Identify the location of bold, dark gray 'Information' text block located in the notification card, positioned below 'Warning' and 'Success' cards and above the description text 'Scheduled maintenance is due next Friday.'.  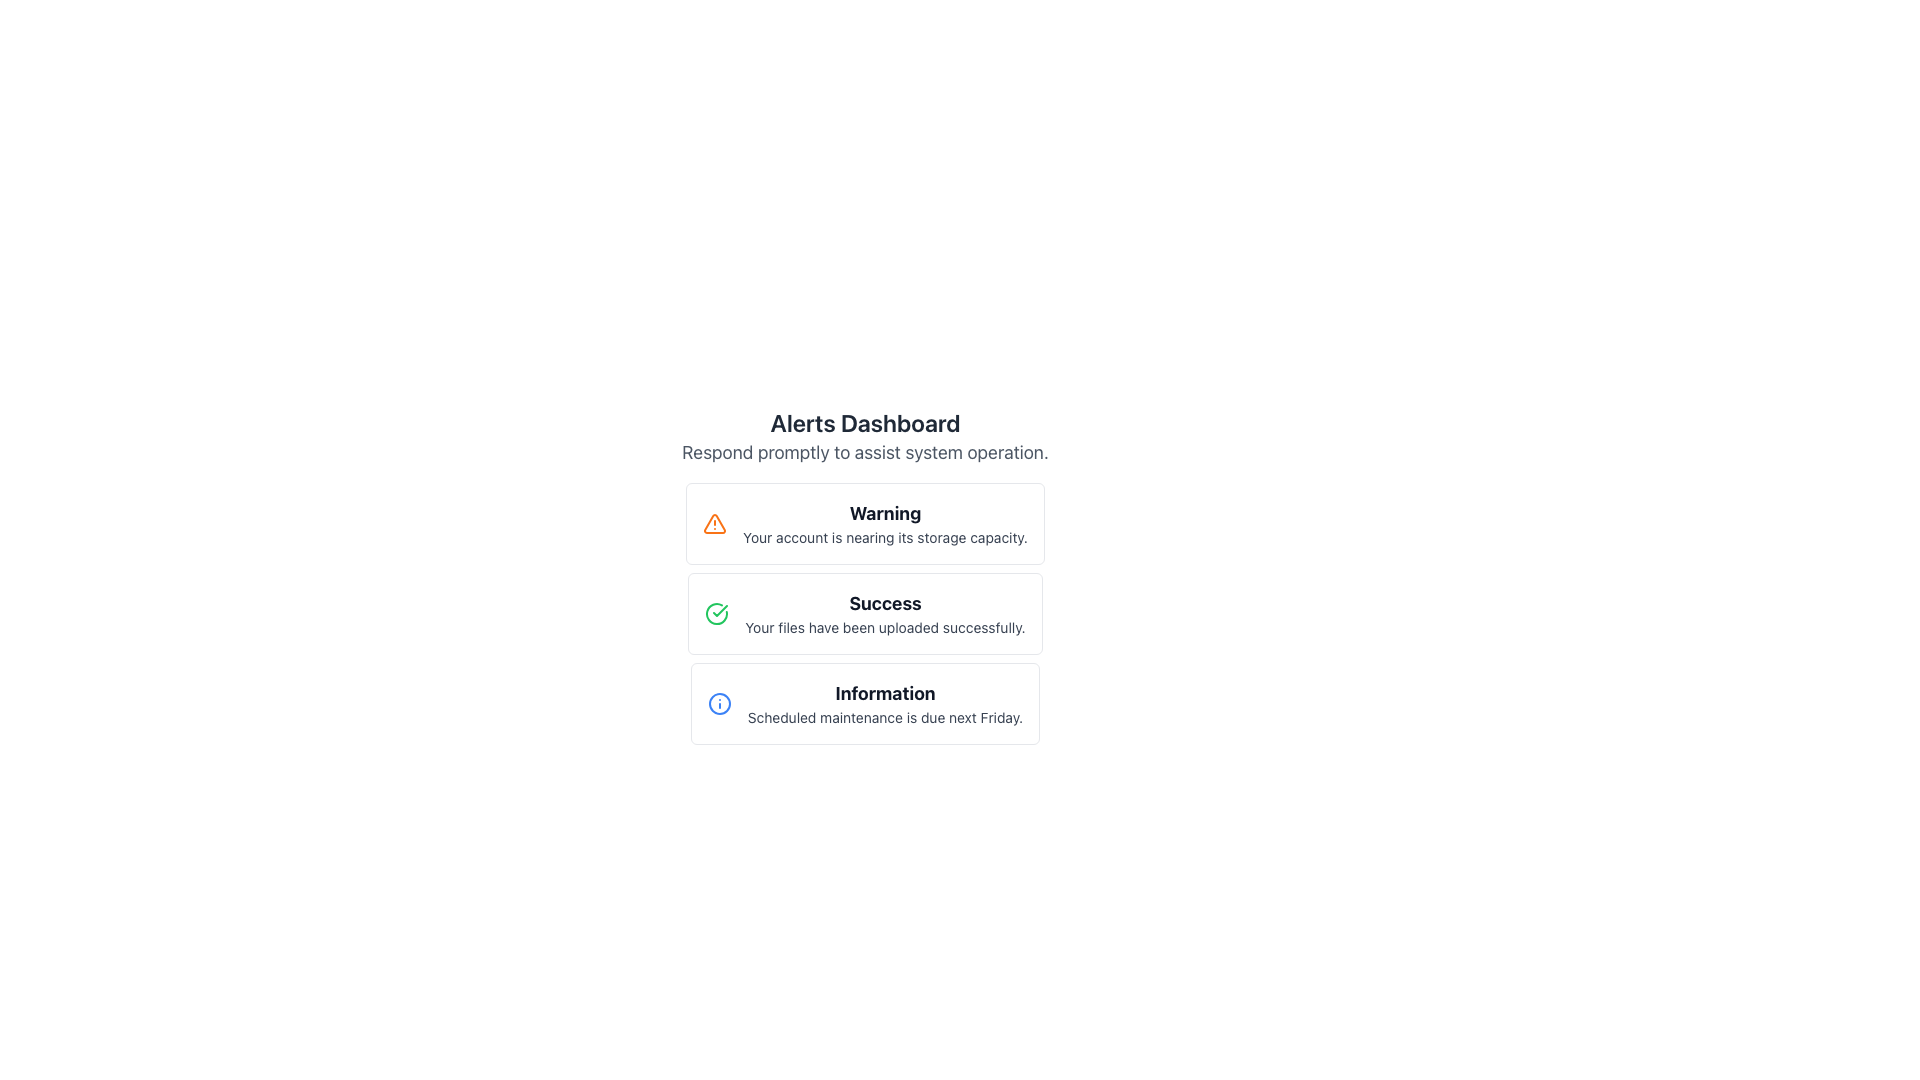
(884, 693).